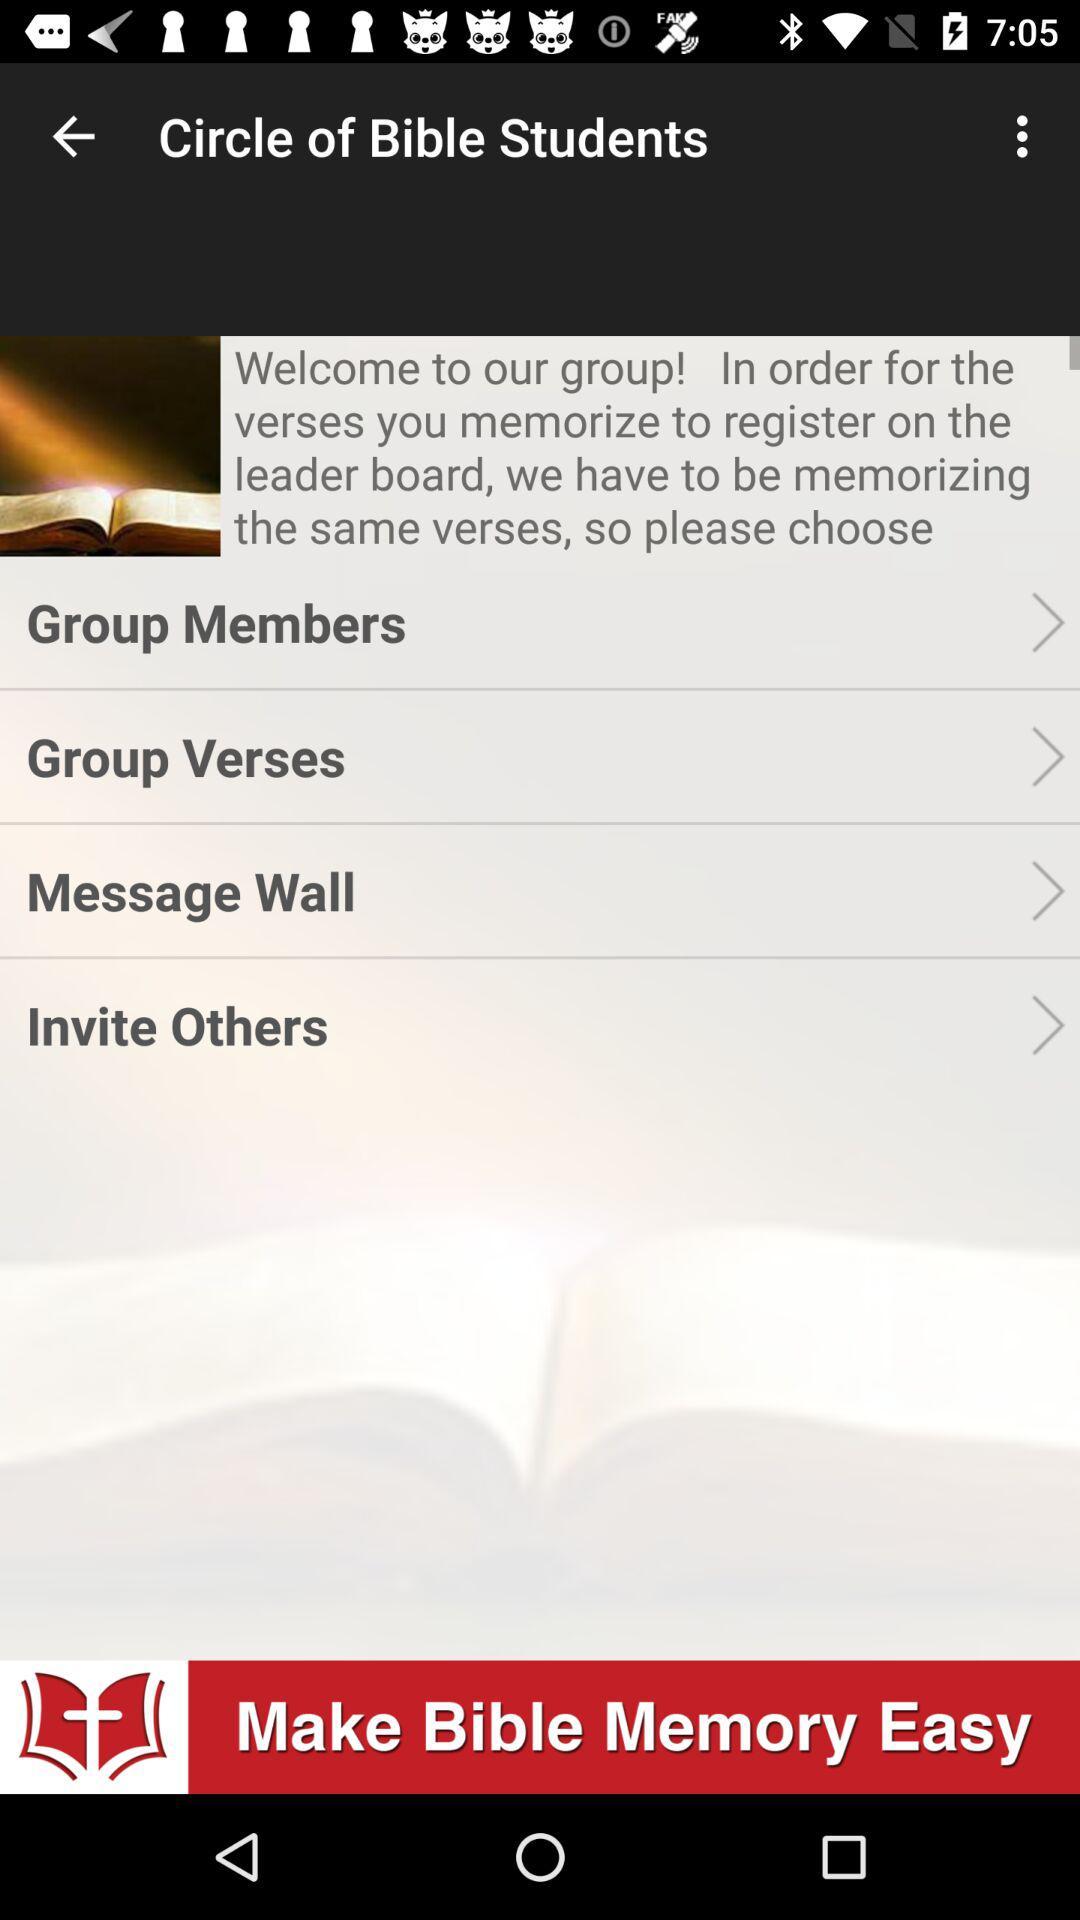 The width and height of the screenshot is (1080, 1920). I want to click on app above invite others item, so click(527, 889).